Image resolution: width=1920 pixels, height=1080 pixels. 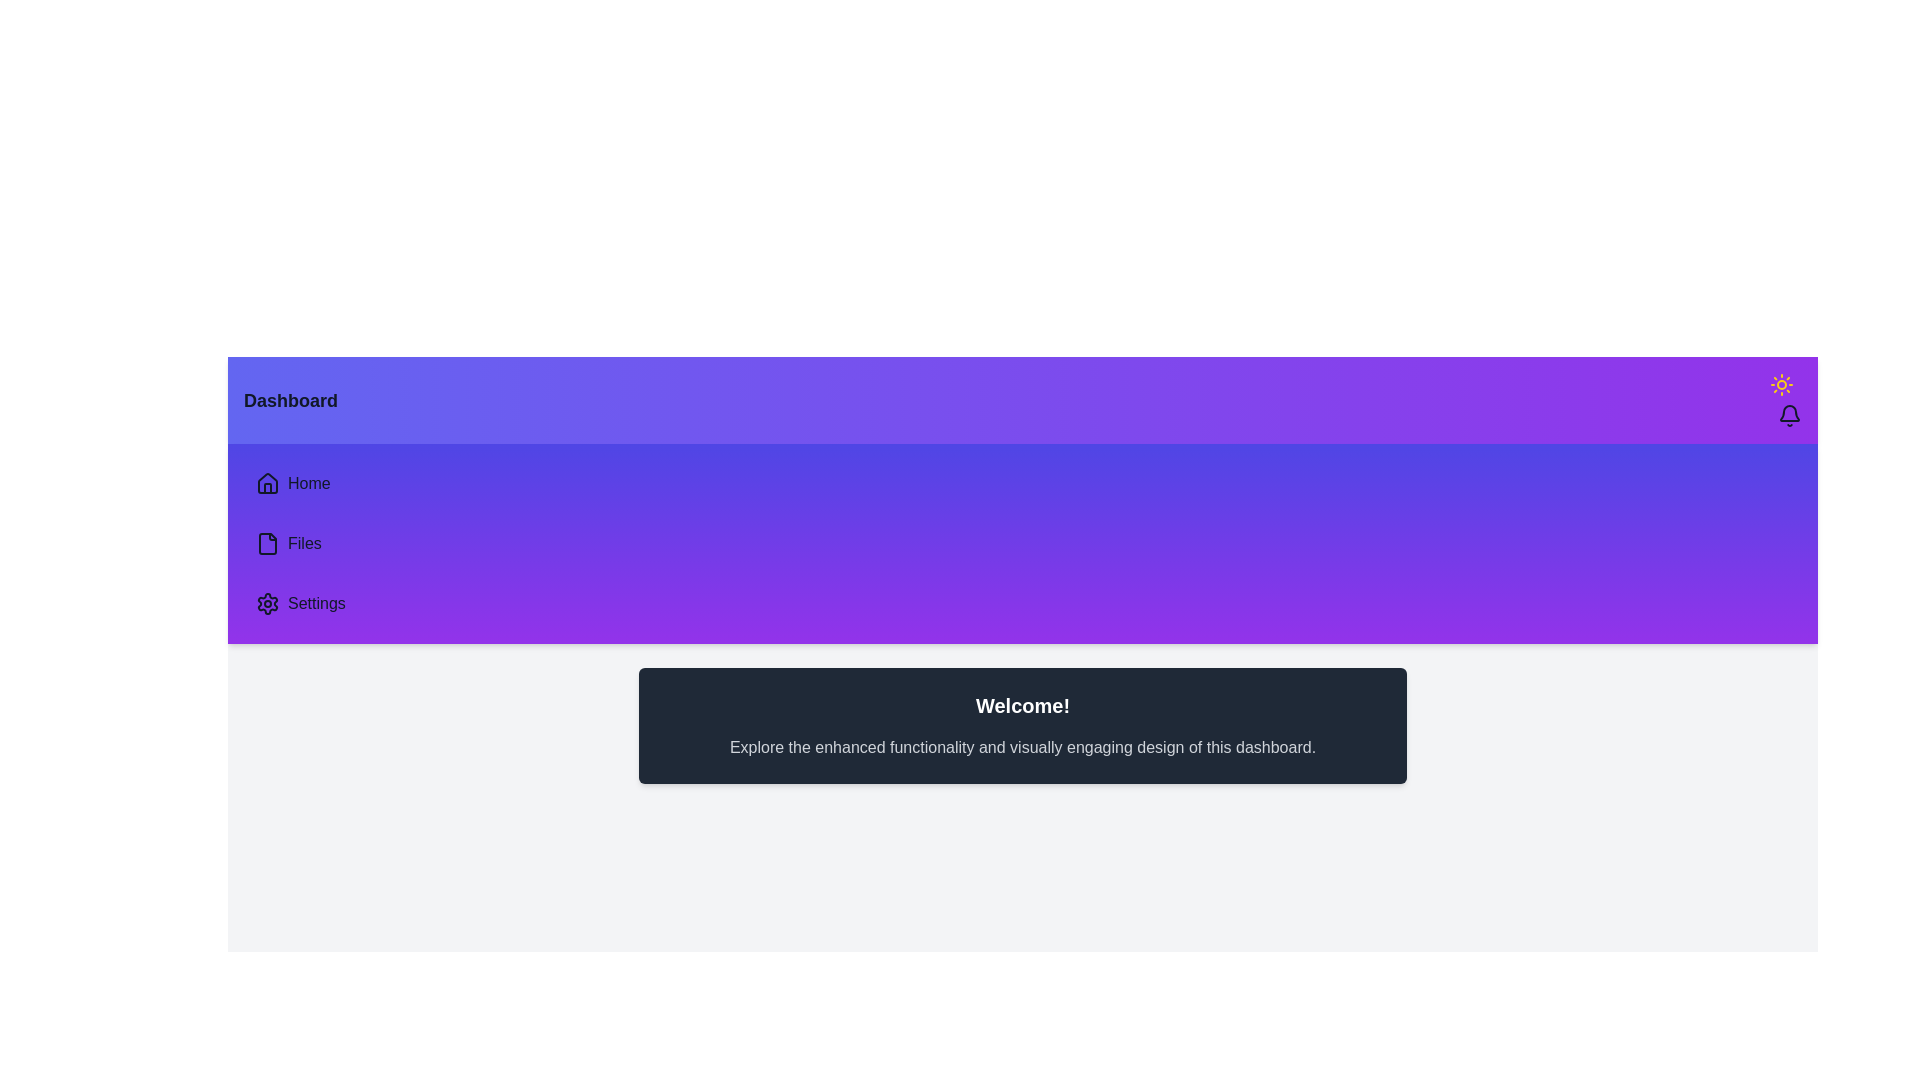 I want to click on the sidebar navigation item Home, so click(x=243, y=483).